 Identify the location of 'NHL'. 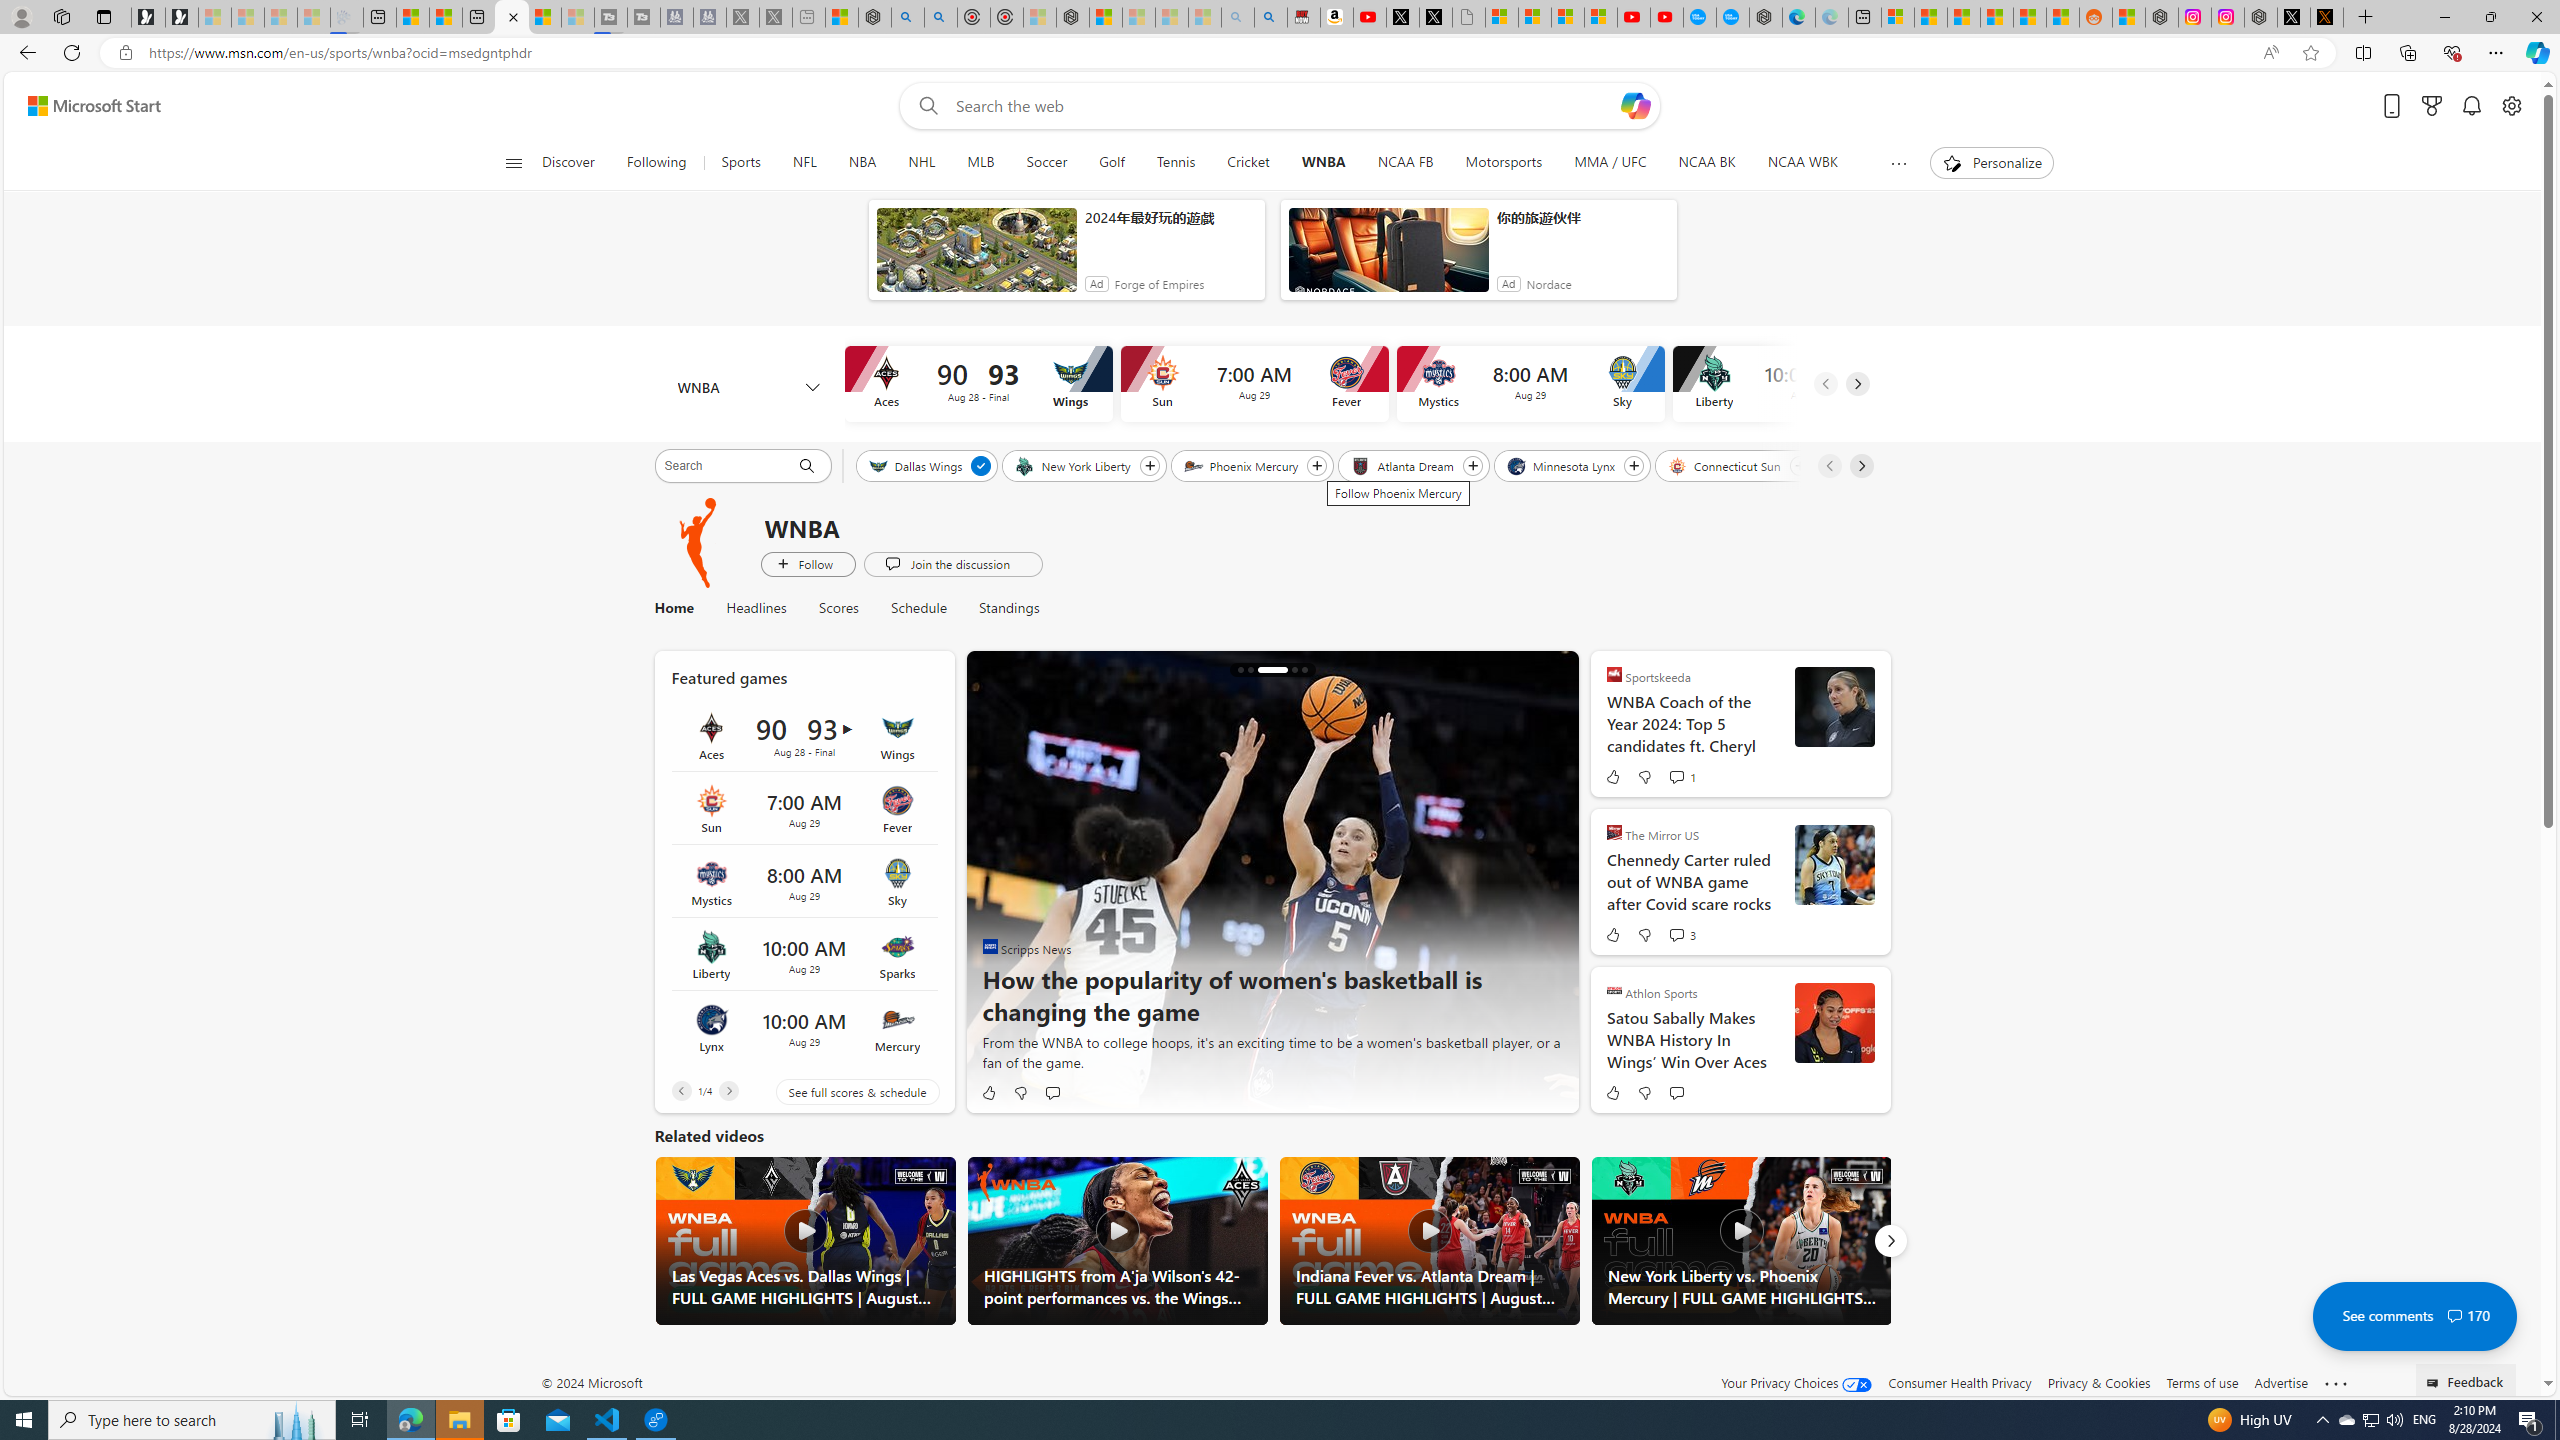
(921, 162).